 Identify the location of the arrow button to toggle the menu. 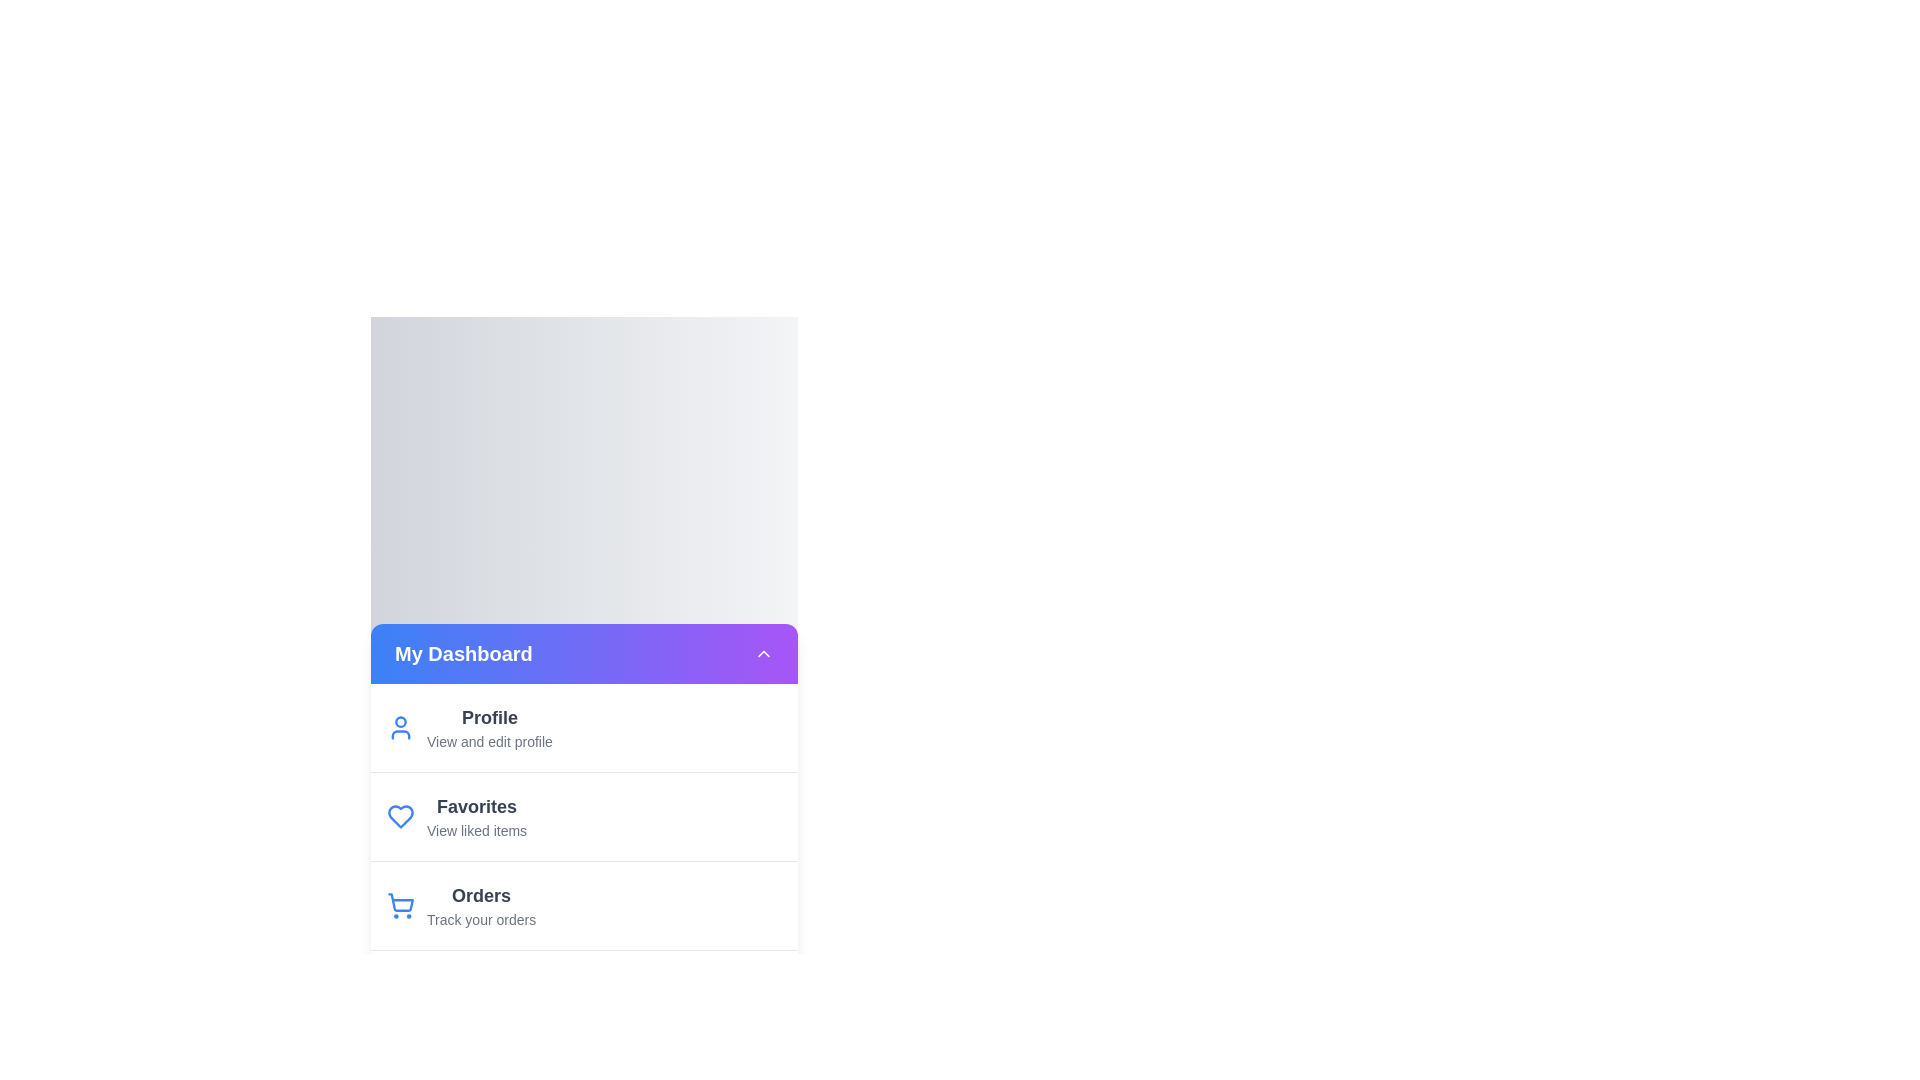
(762, 653).